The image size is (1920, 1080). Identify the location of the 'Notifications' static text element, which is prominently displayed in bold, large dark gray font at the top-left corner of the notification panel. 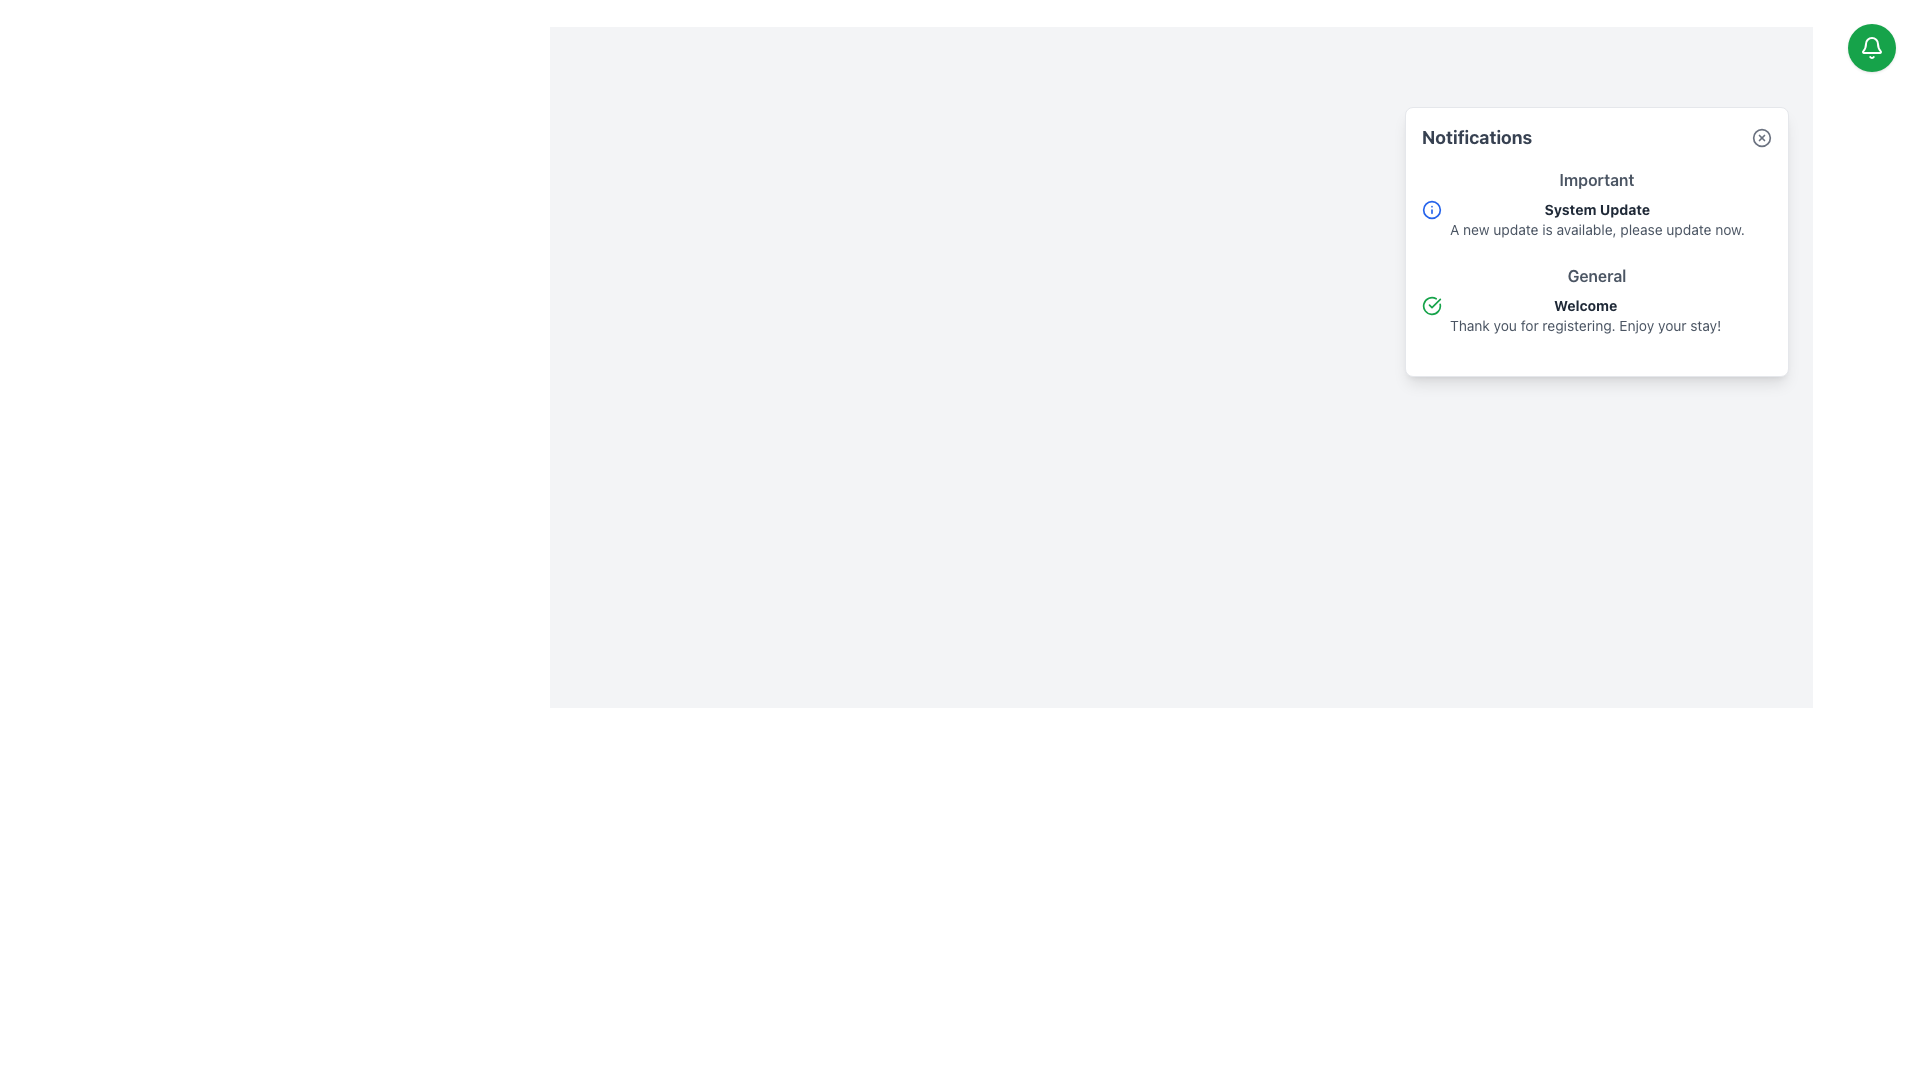
(1477, 137).